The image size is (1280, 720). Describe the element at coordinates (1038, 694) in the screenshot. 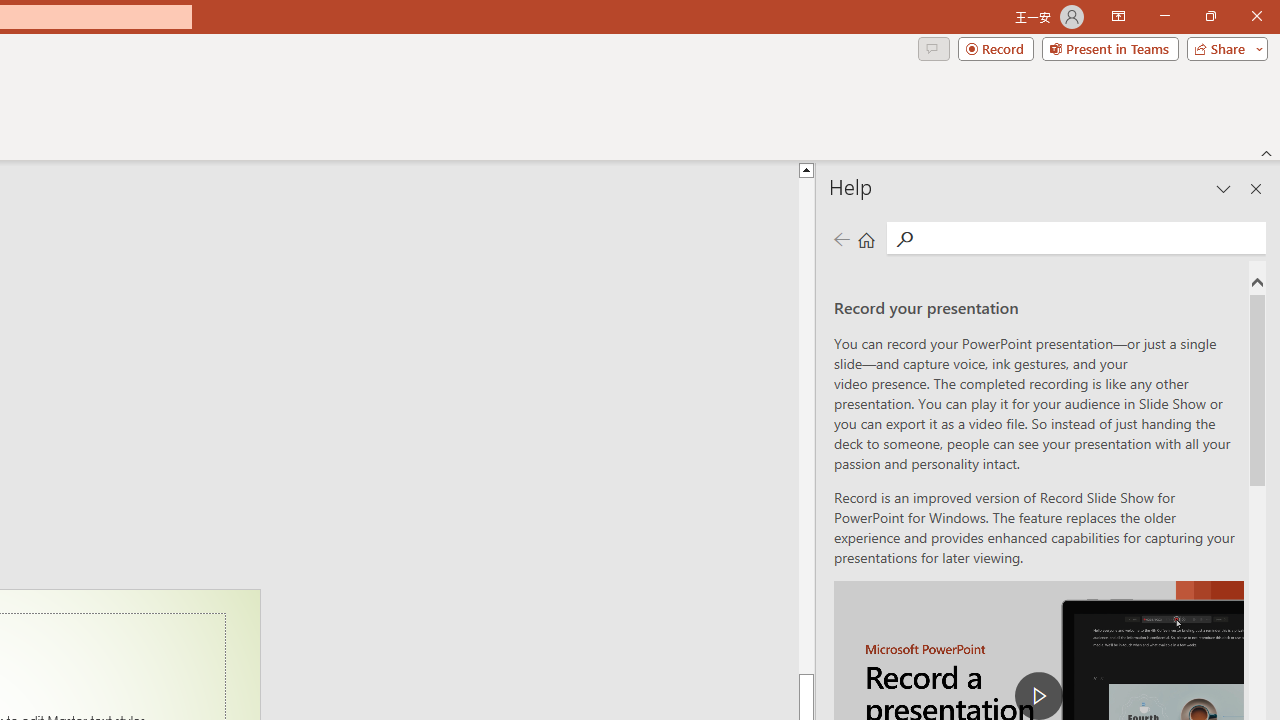

I see `'play Record a Presentation'` at that location.